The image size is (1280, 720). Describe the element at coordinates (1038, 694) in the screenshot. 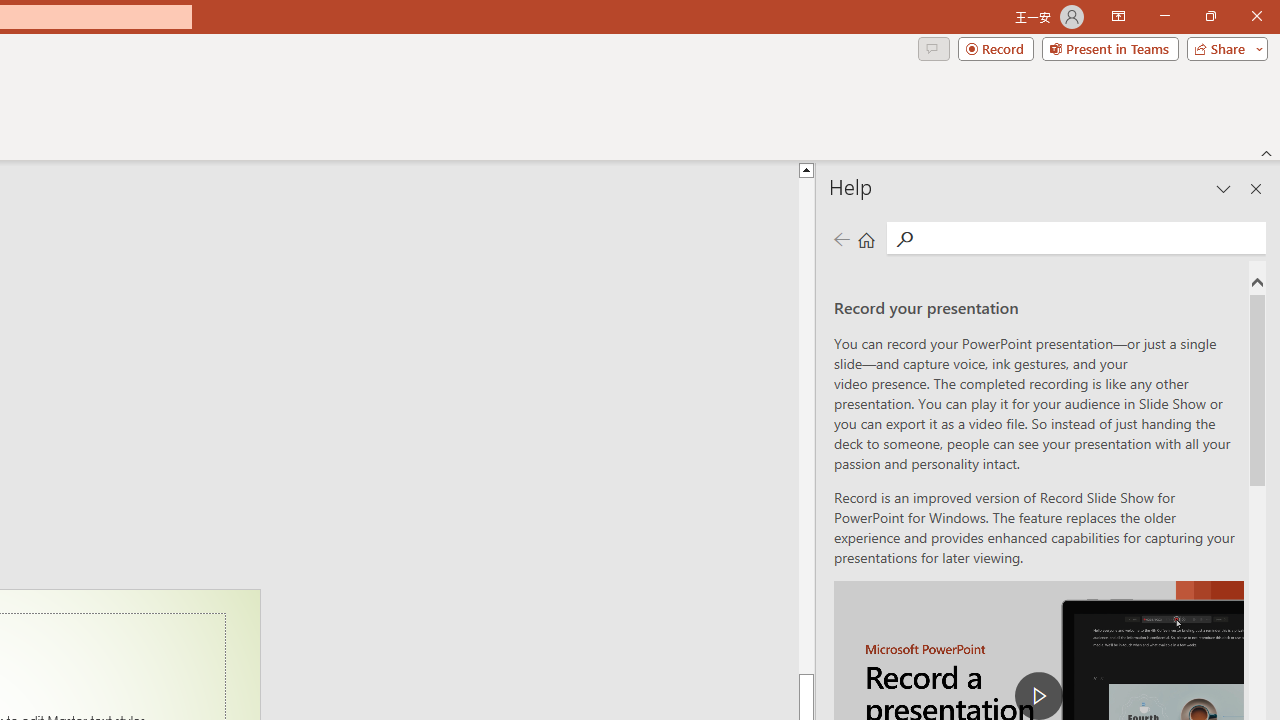

I see `'play Record a Presentation'` at that location.